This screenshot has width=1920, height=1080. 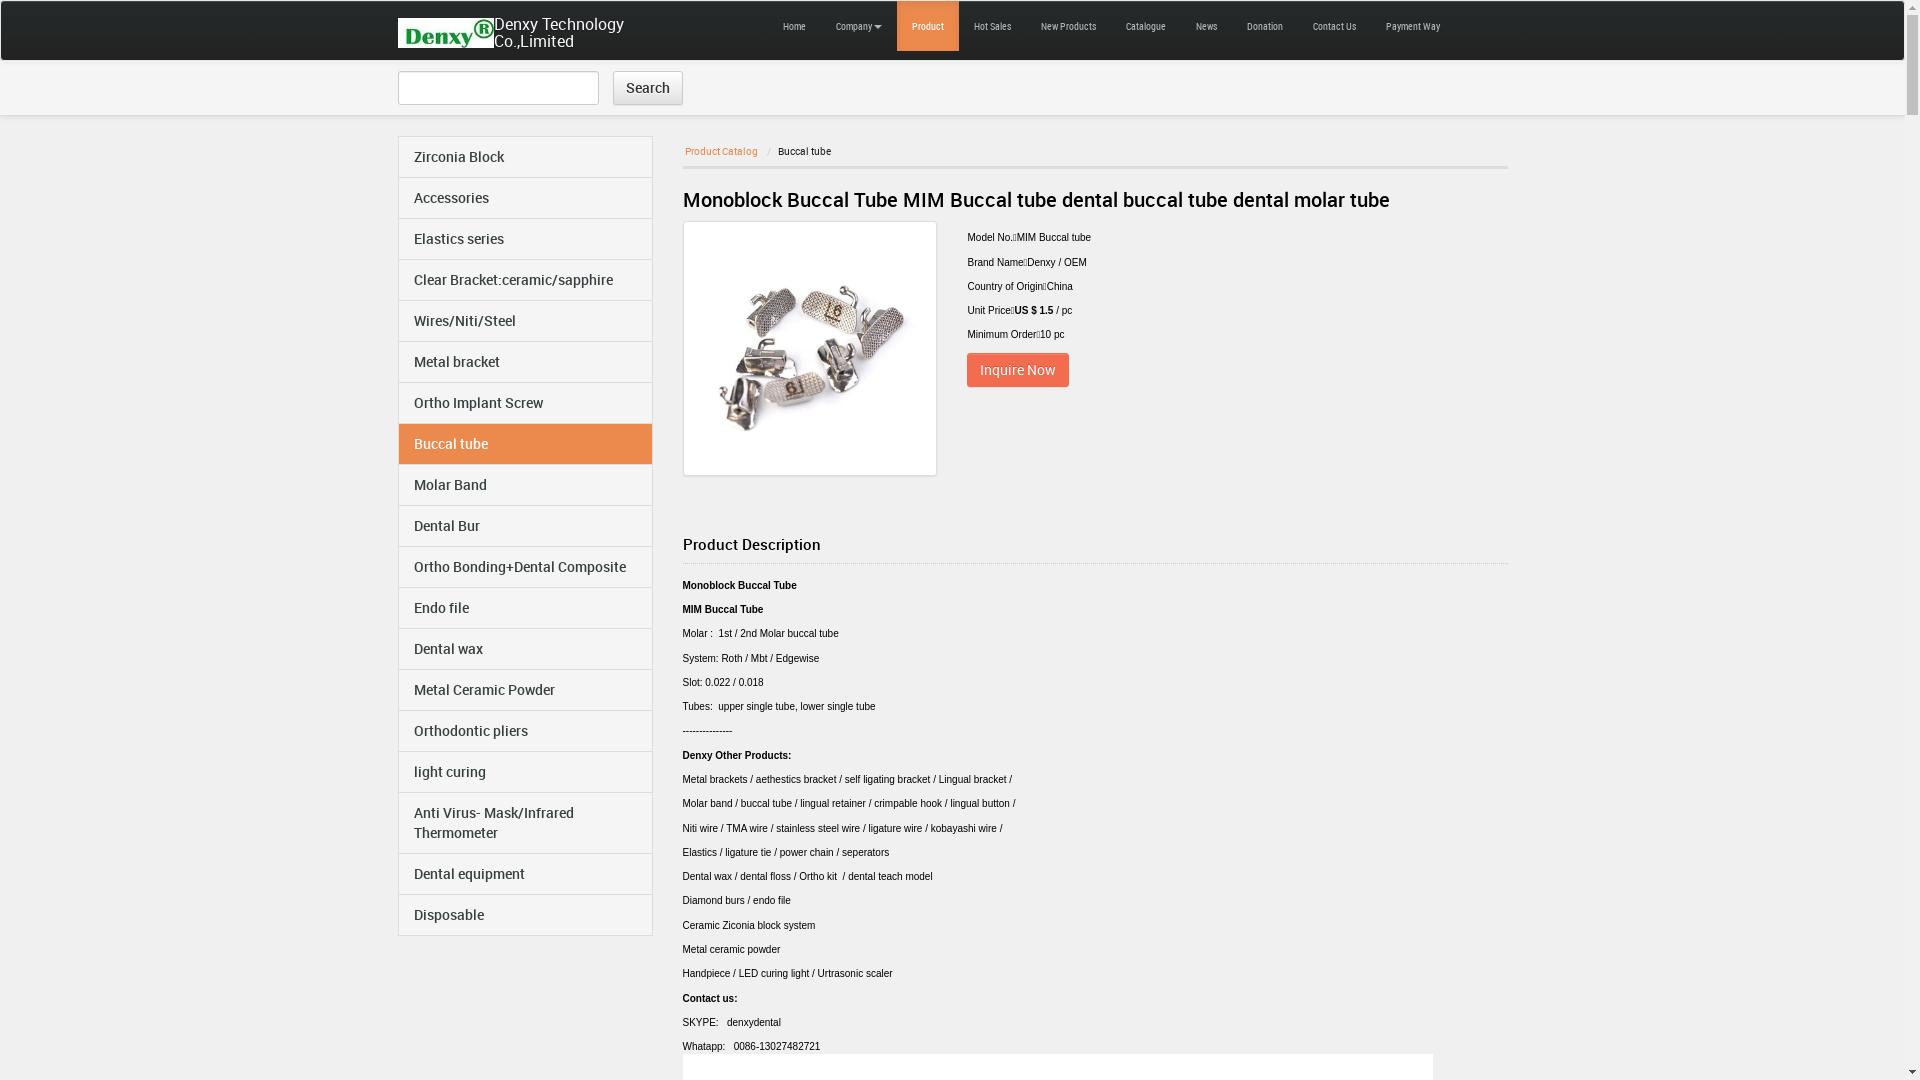 What do you see at coordinates (398, 485) in the screenshot?
I see `'Molar Band'` at bounding box center [398, 485].